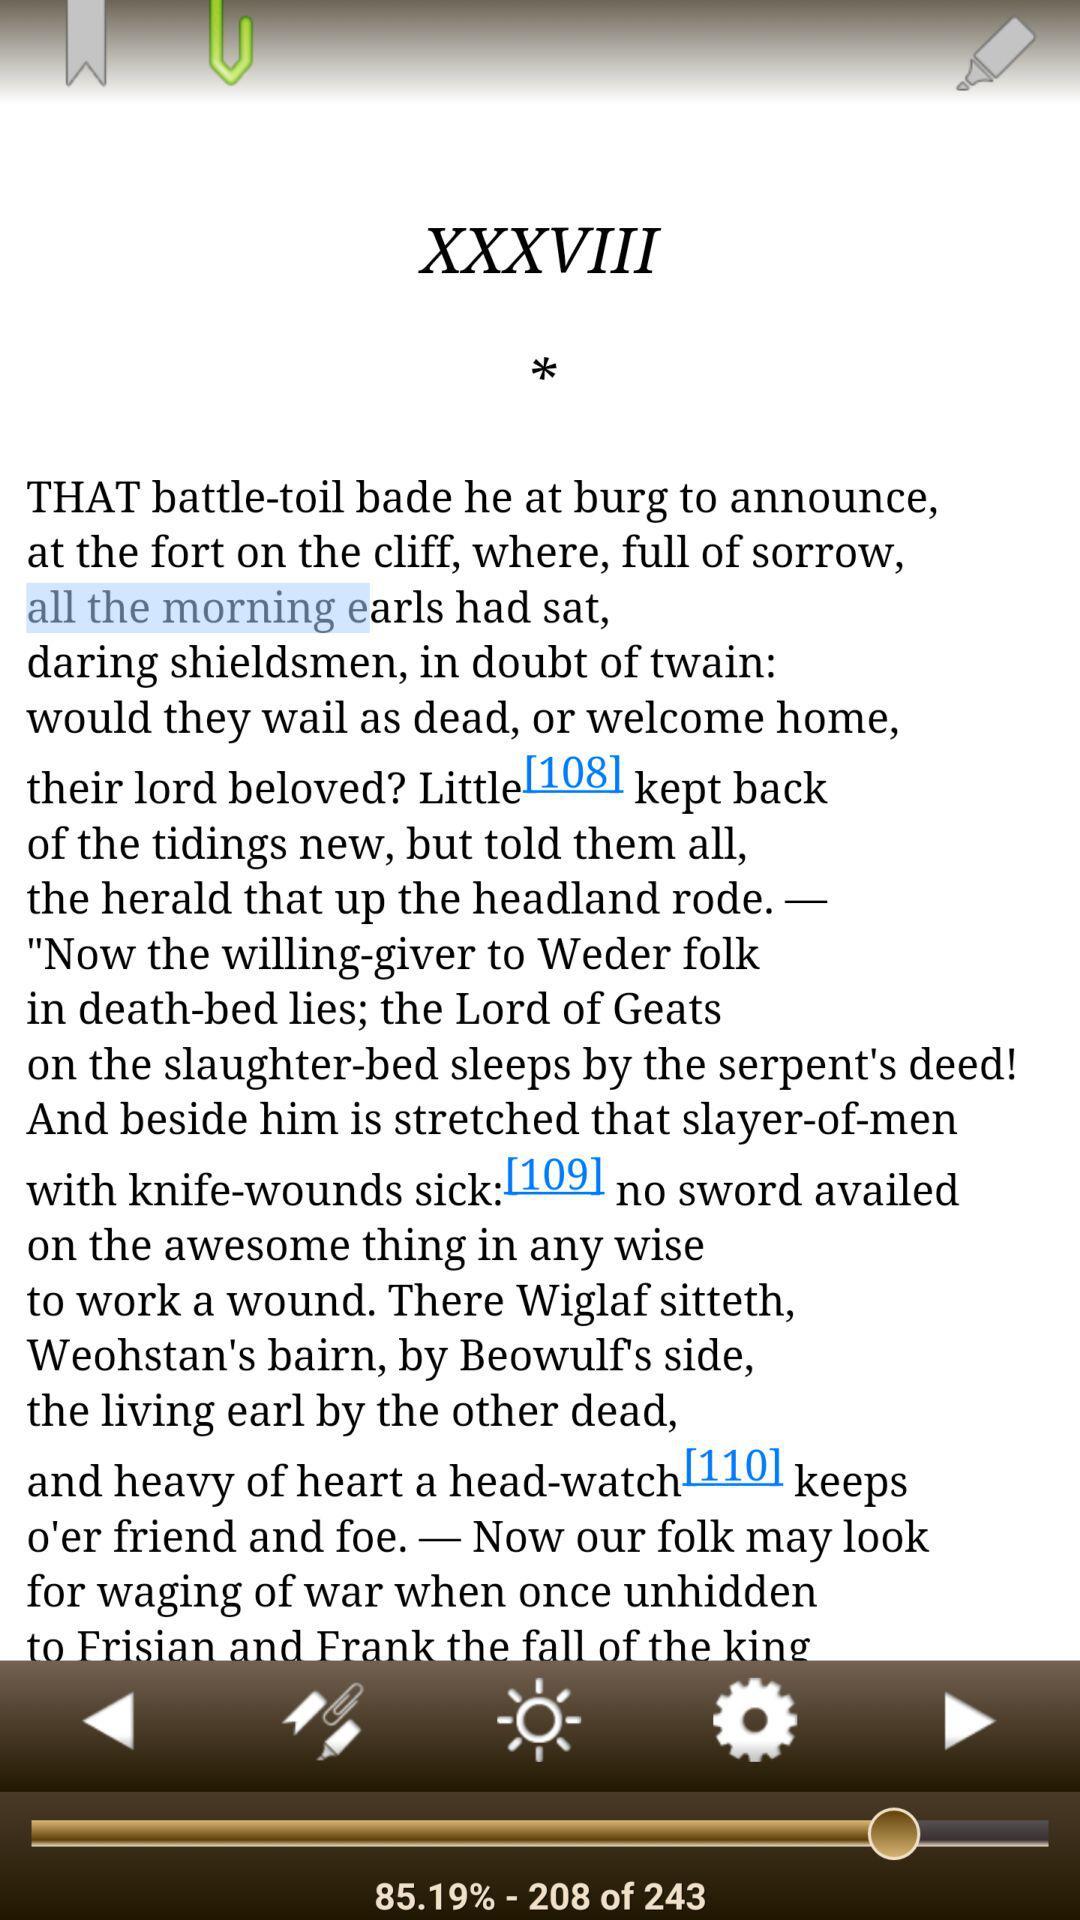  I want to click on back, so click(971, 1725).